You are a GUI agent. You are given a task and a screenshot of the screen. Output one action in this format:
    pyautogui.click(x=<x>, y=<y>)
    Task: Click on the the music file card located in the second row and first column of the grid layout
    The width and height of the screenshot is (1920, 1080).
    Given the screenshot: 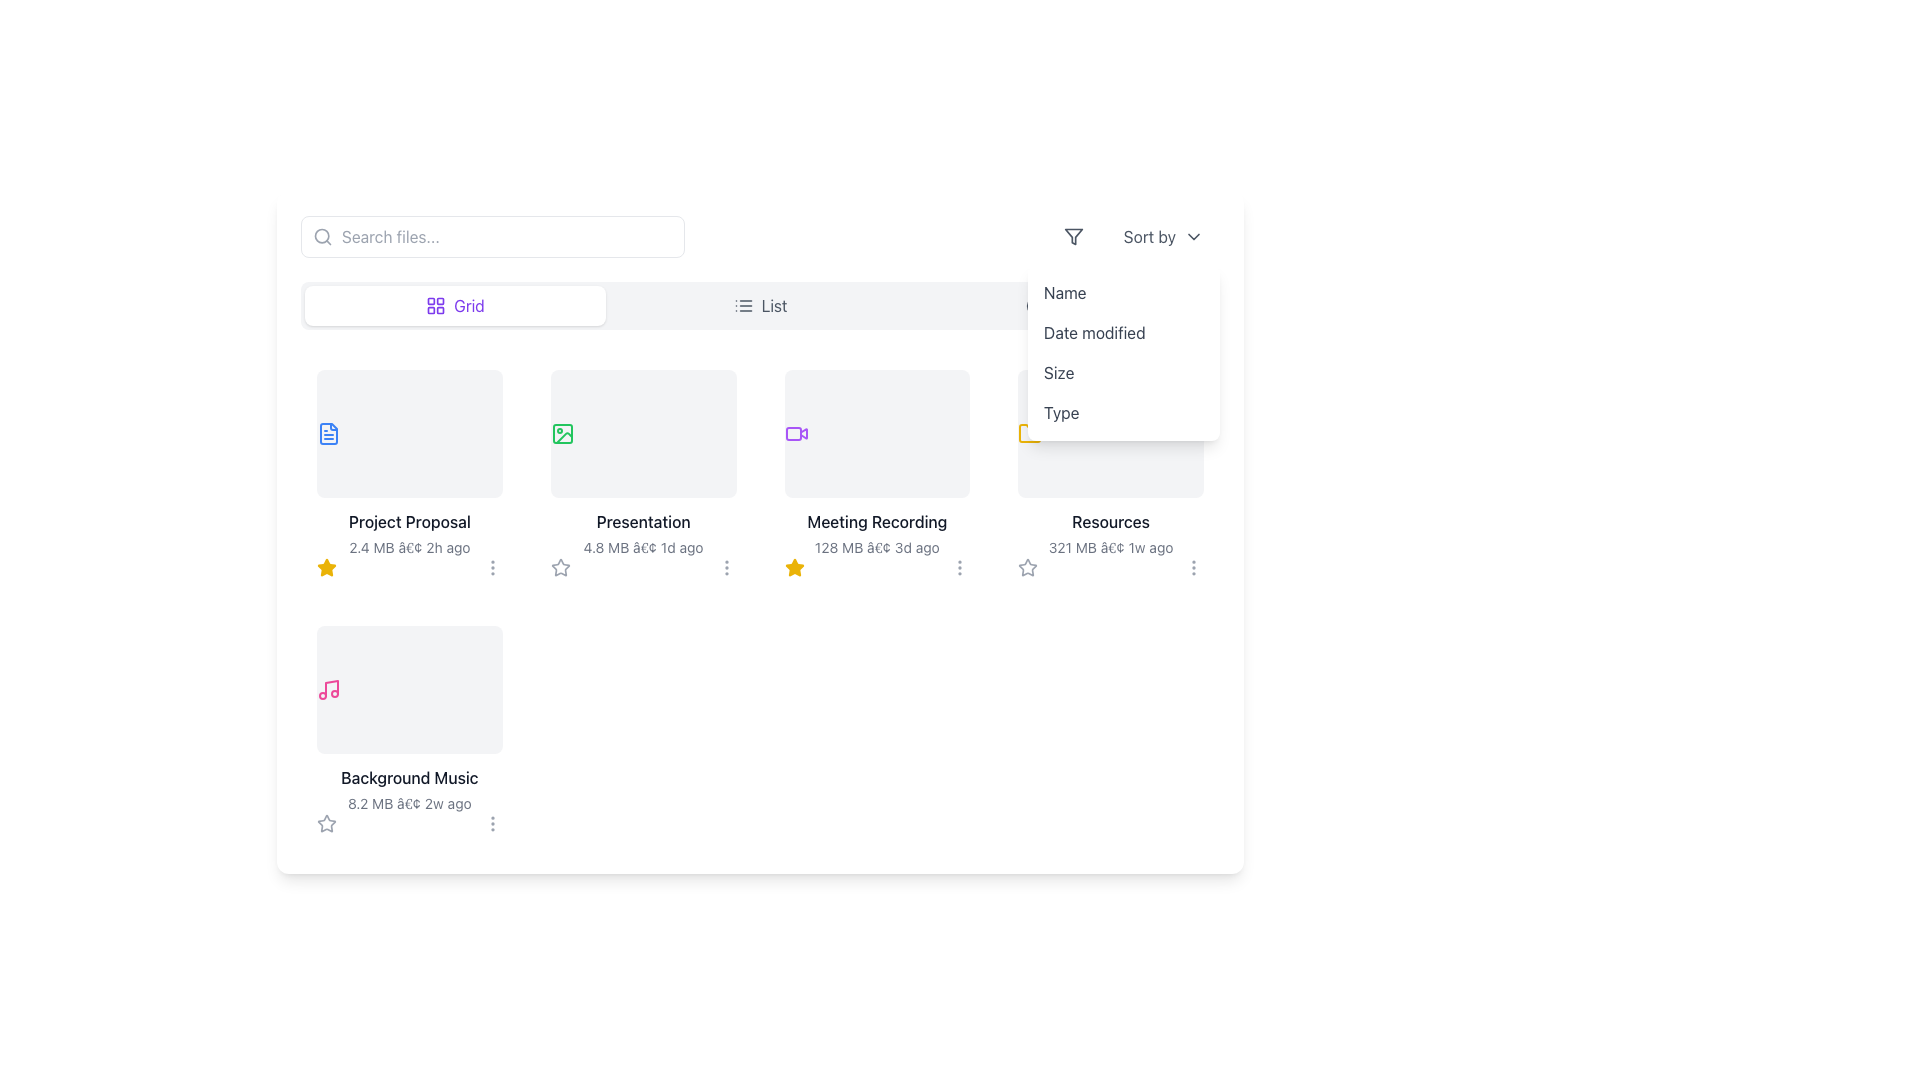 What is the action you would take?
    pyautogui.click(x=408, y=689)
    